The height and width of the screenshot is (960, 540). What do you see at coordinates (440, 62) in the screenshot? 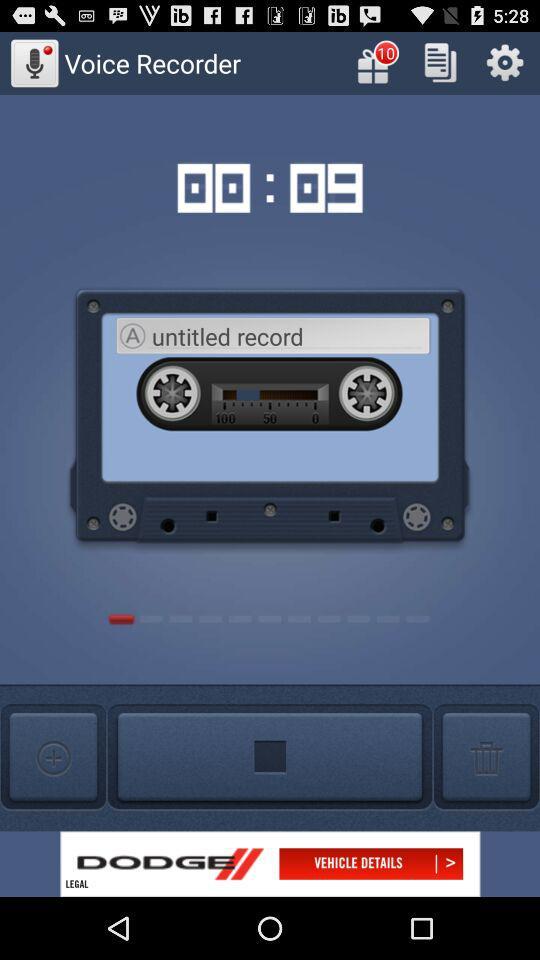
I see `button` at bounding box center [440, 62].